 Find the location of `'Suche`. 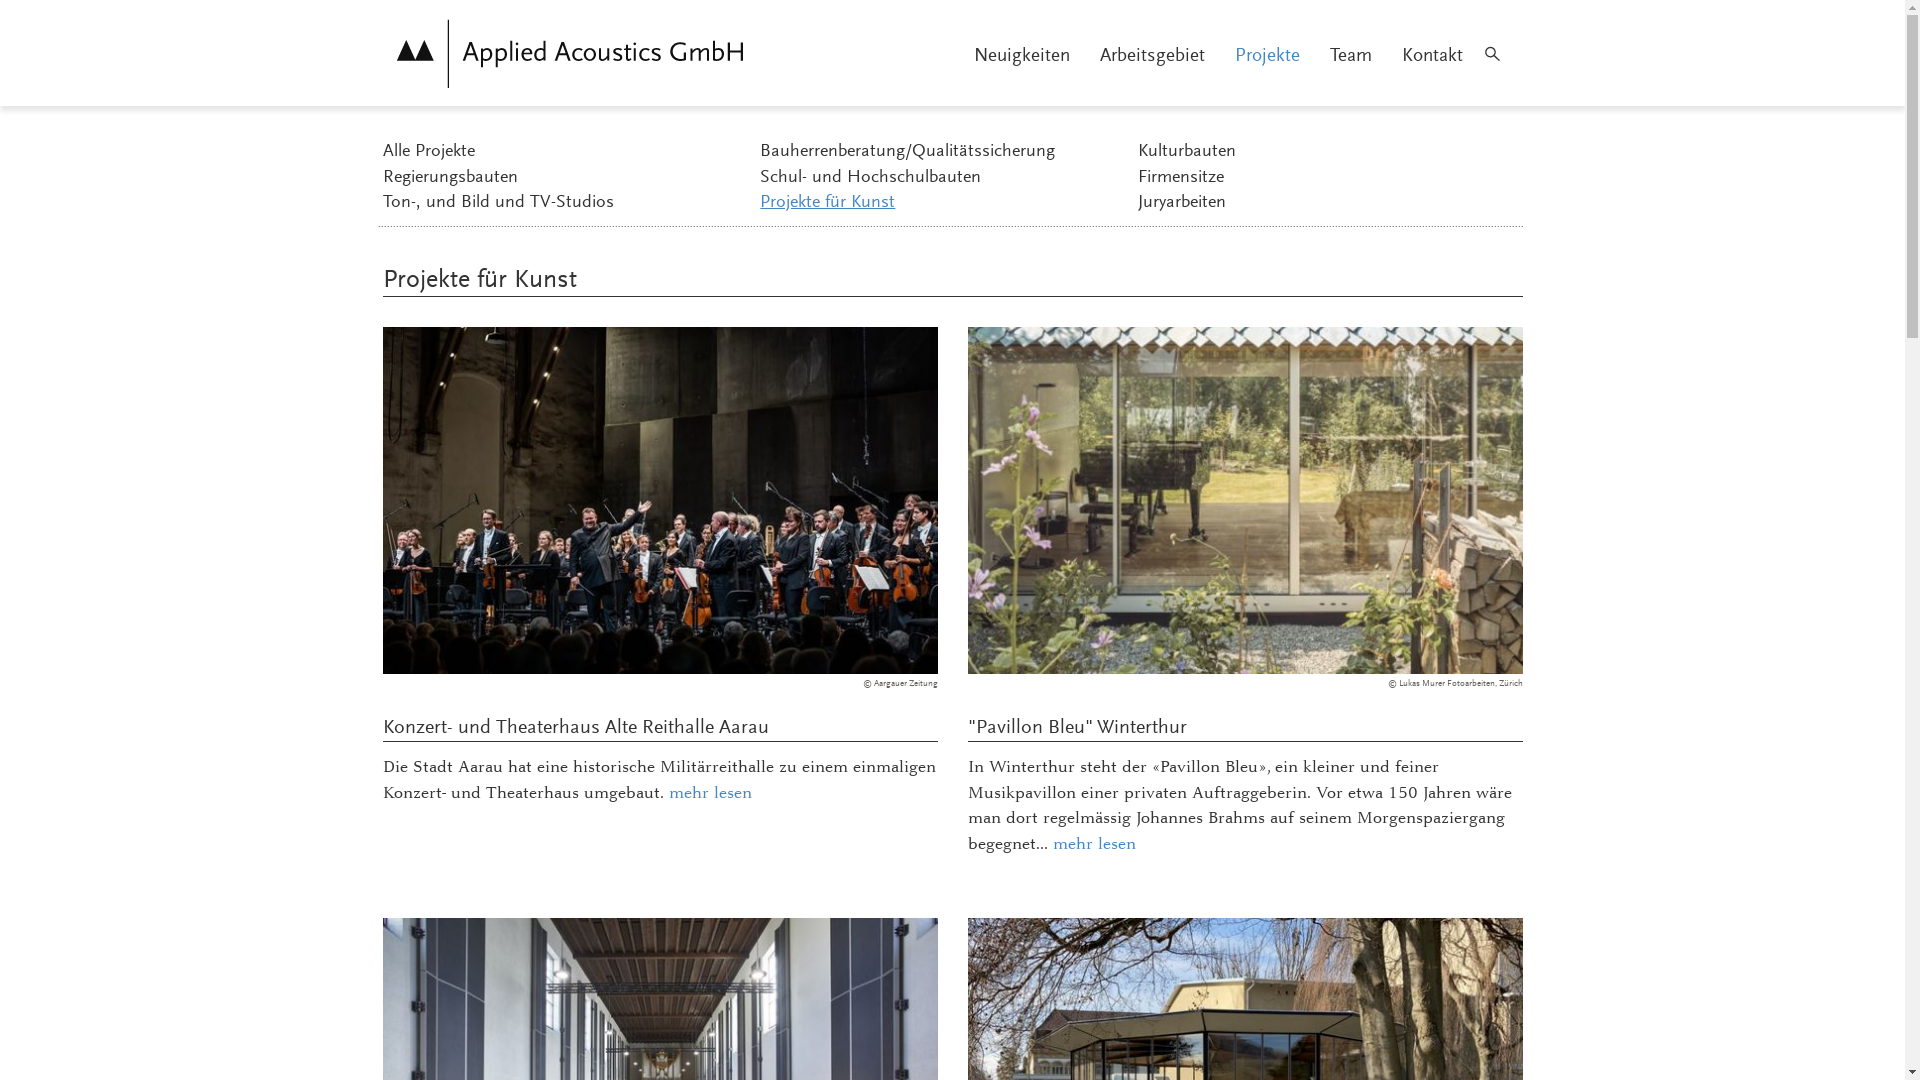

'Suche is located at coordinates (1492, 52).